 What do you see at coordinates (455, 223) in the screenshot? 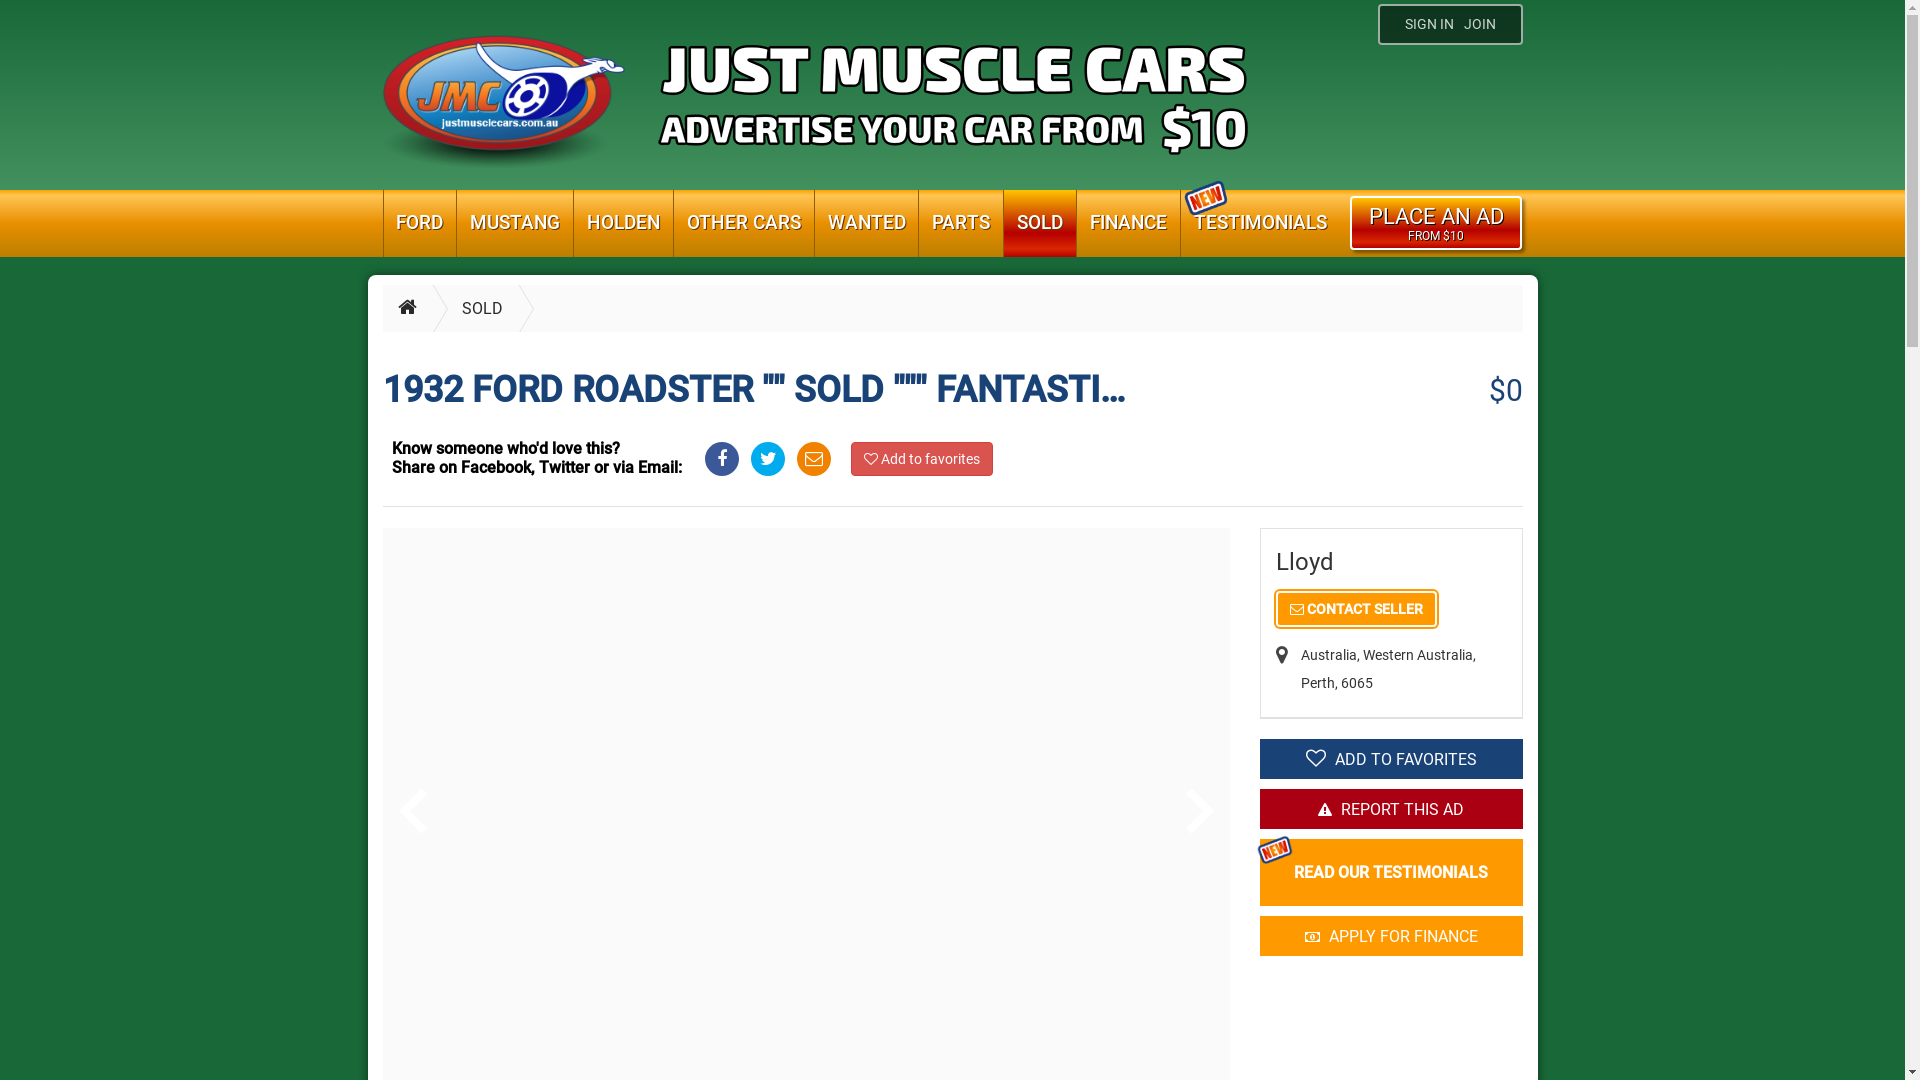
I see `'MUSTANG'` at bounding box center [455, 223].